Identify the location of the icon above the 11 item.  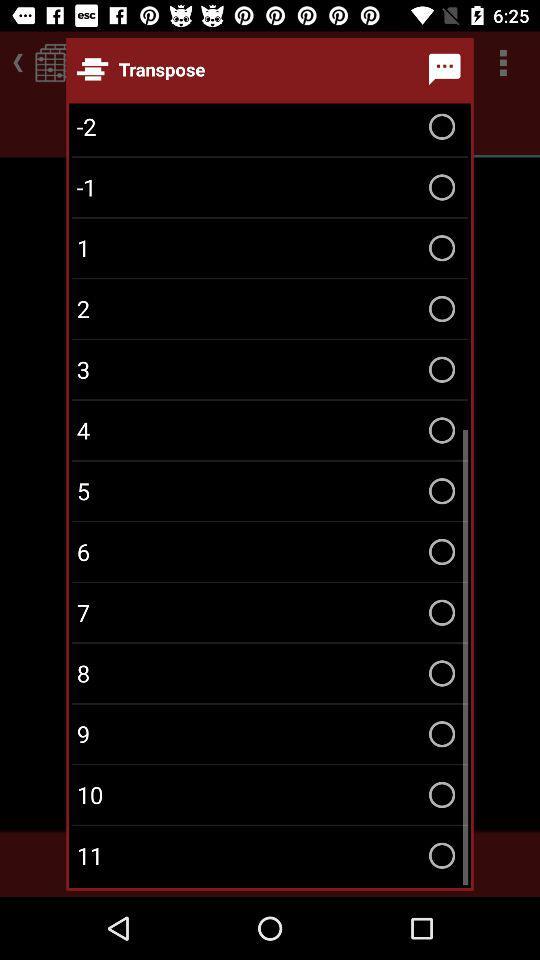
(270, 794).